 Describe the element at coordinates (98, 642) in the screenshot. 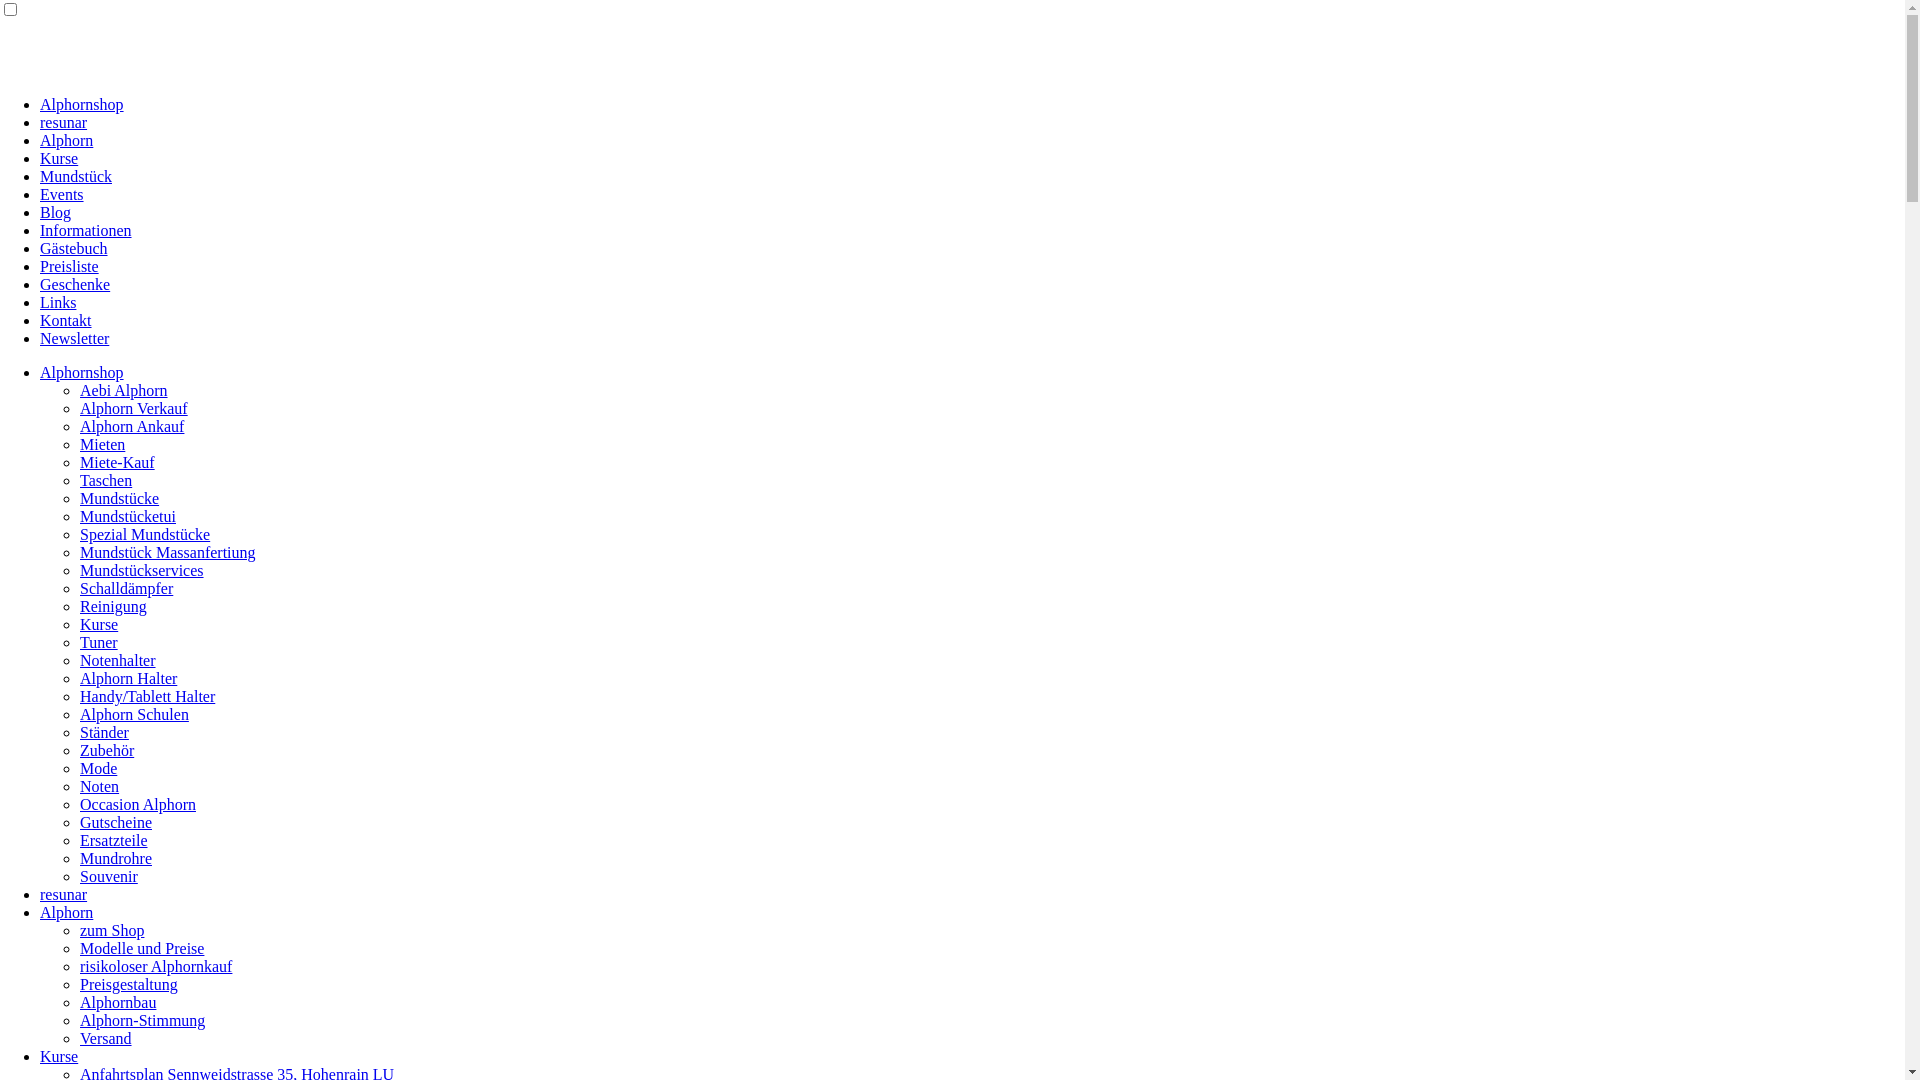

I see `'Tuner'` at that location.